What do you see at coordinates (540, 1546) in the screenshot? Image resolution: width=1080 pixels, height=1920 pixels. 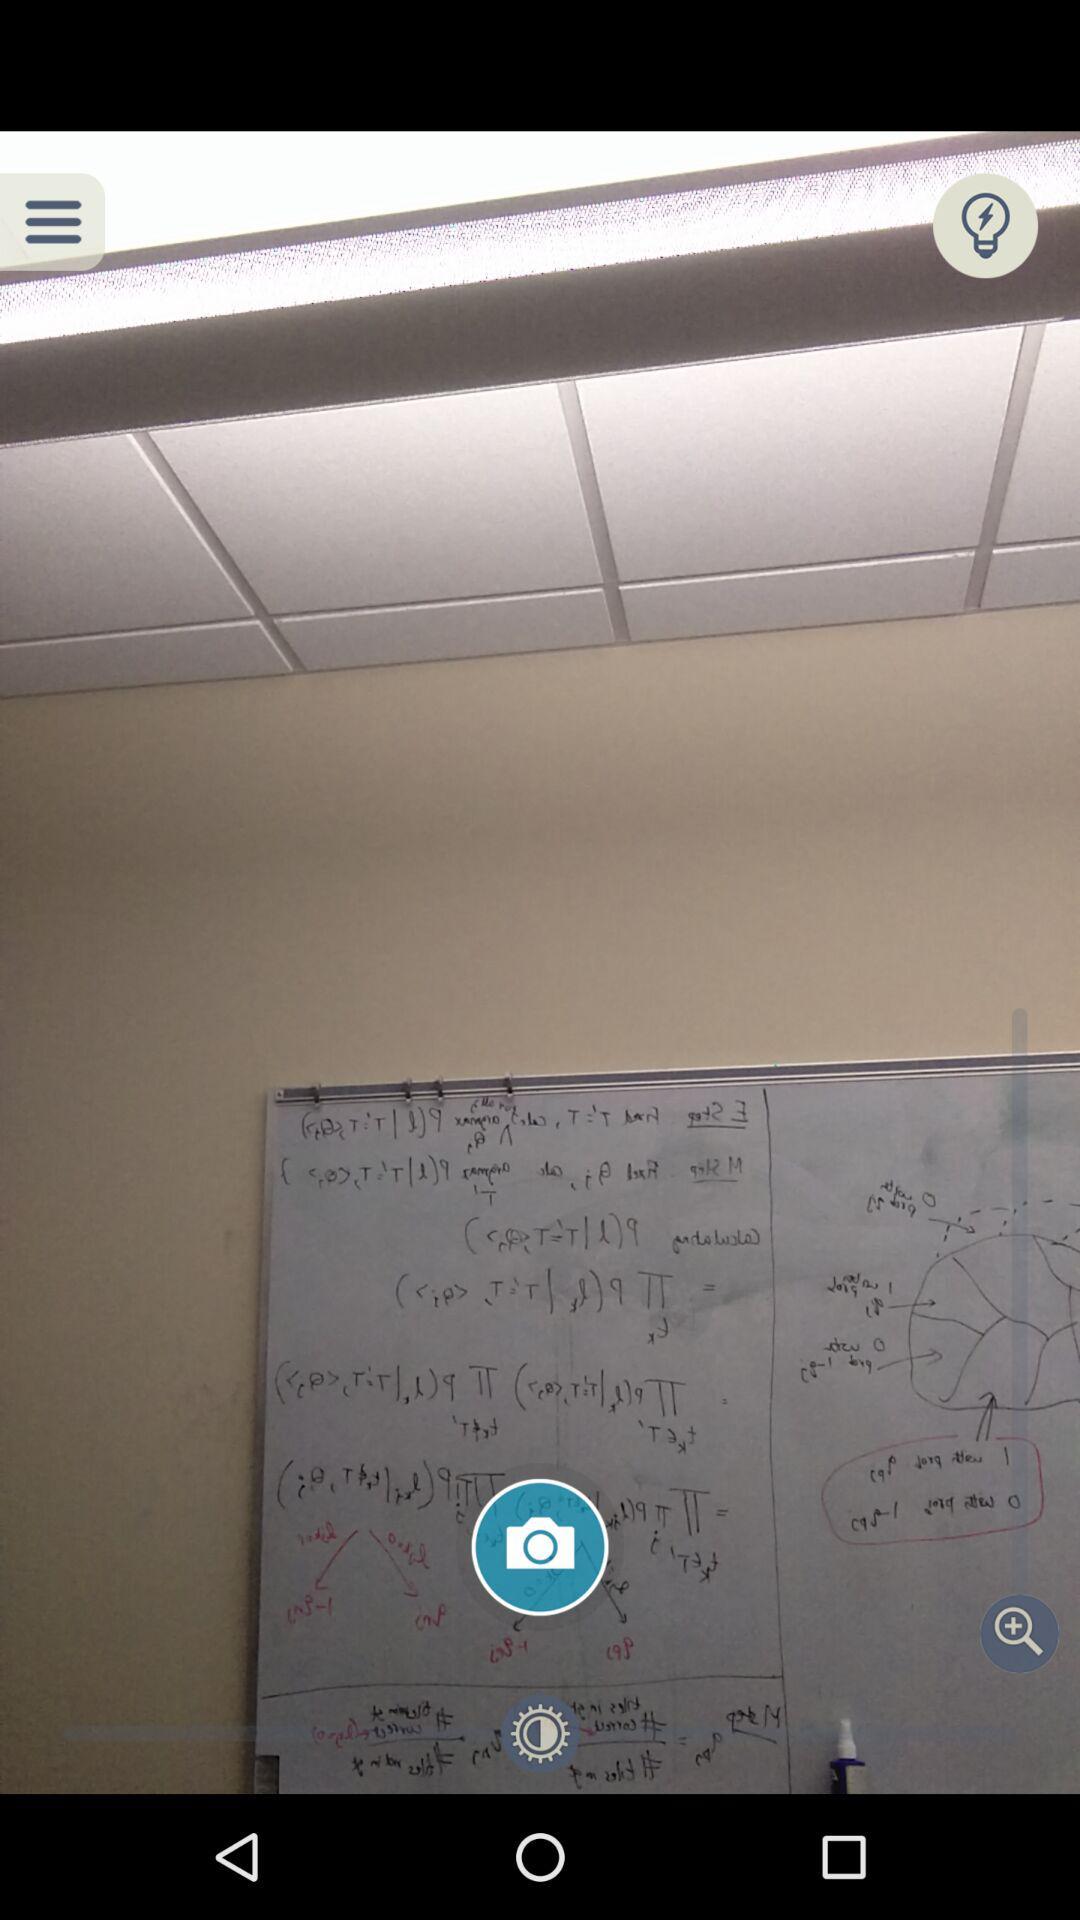 I see `take picture` at bounding box center [540, 1546].